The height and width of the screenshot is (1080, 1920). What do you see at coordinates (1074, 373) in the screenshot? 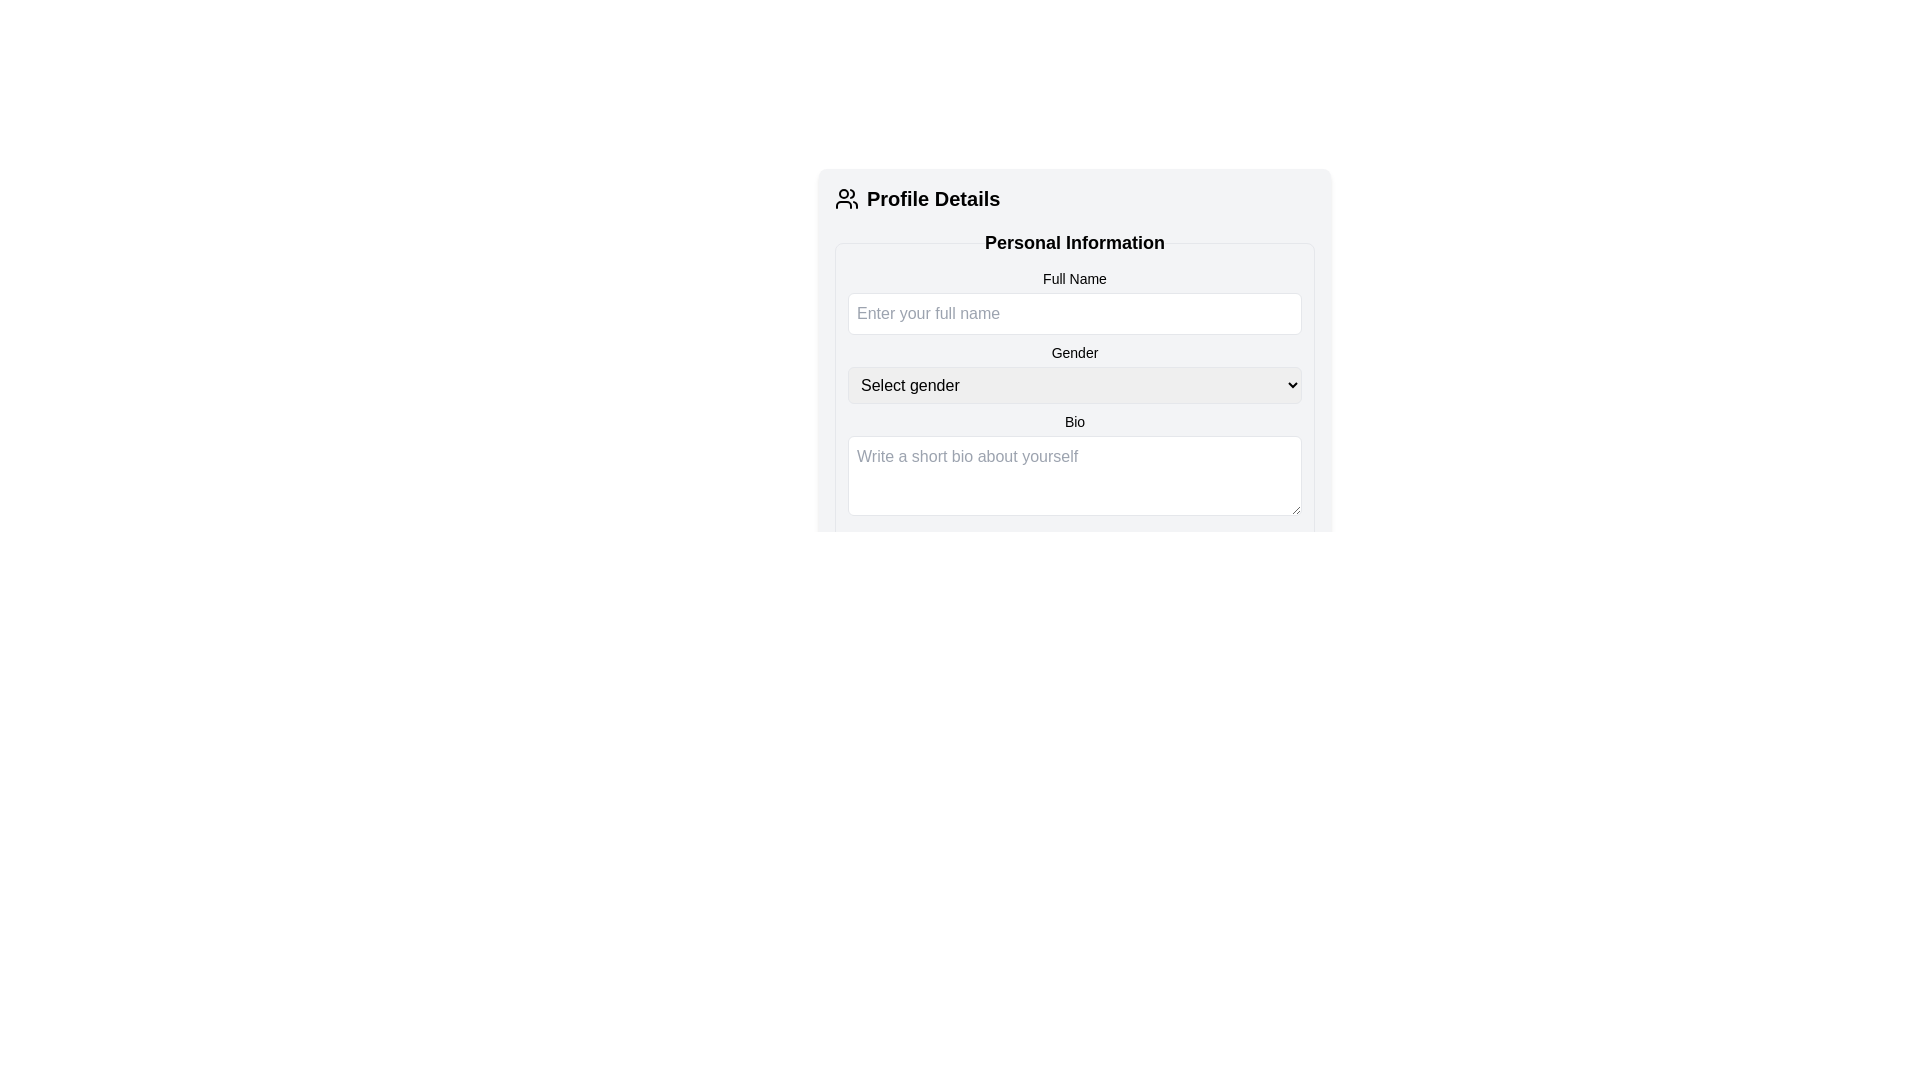
I see `the dropdown menu for selecting gender located in the 'Personal Information' section, which is the second field below 'Full Name' and directly above 'Bio'` at bounding box center [1074, 373].